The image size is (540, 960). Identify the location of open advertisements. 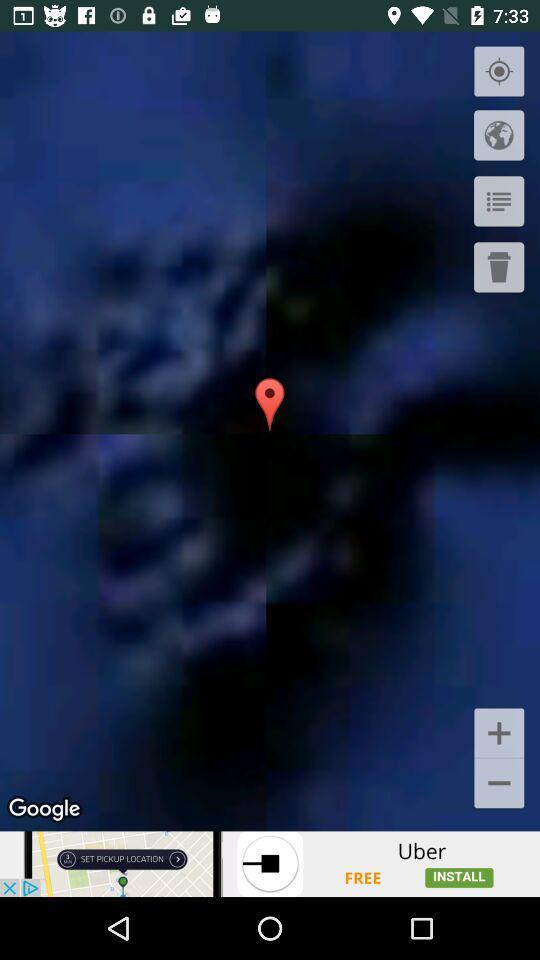
(270, 863).